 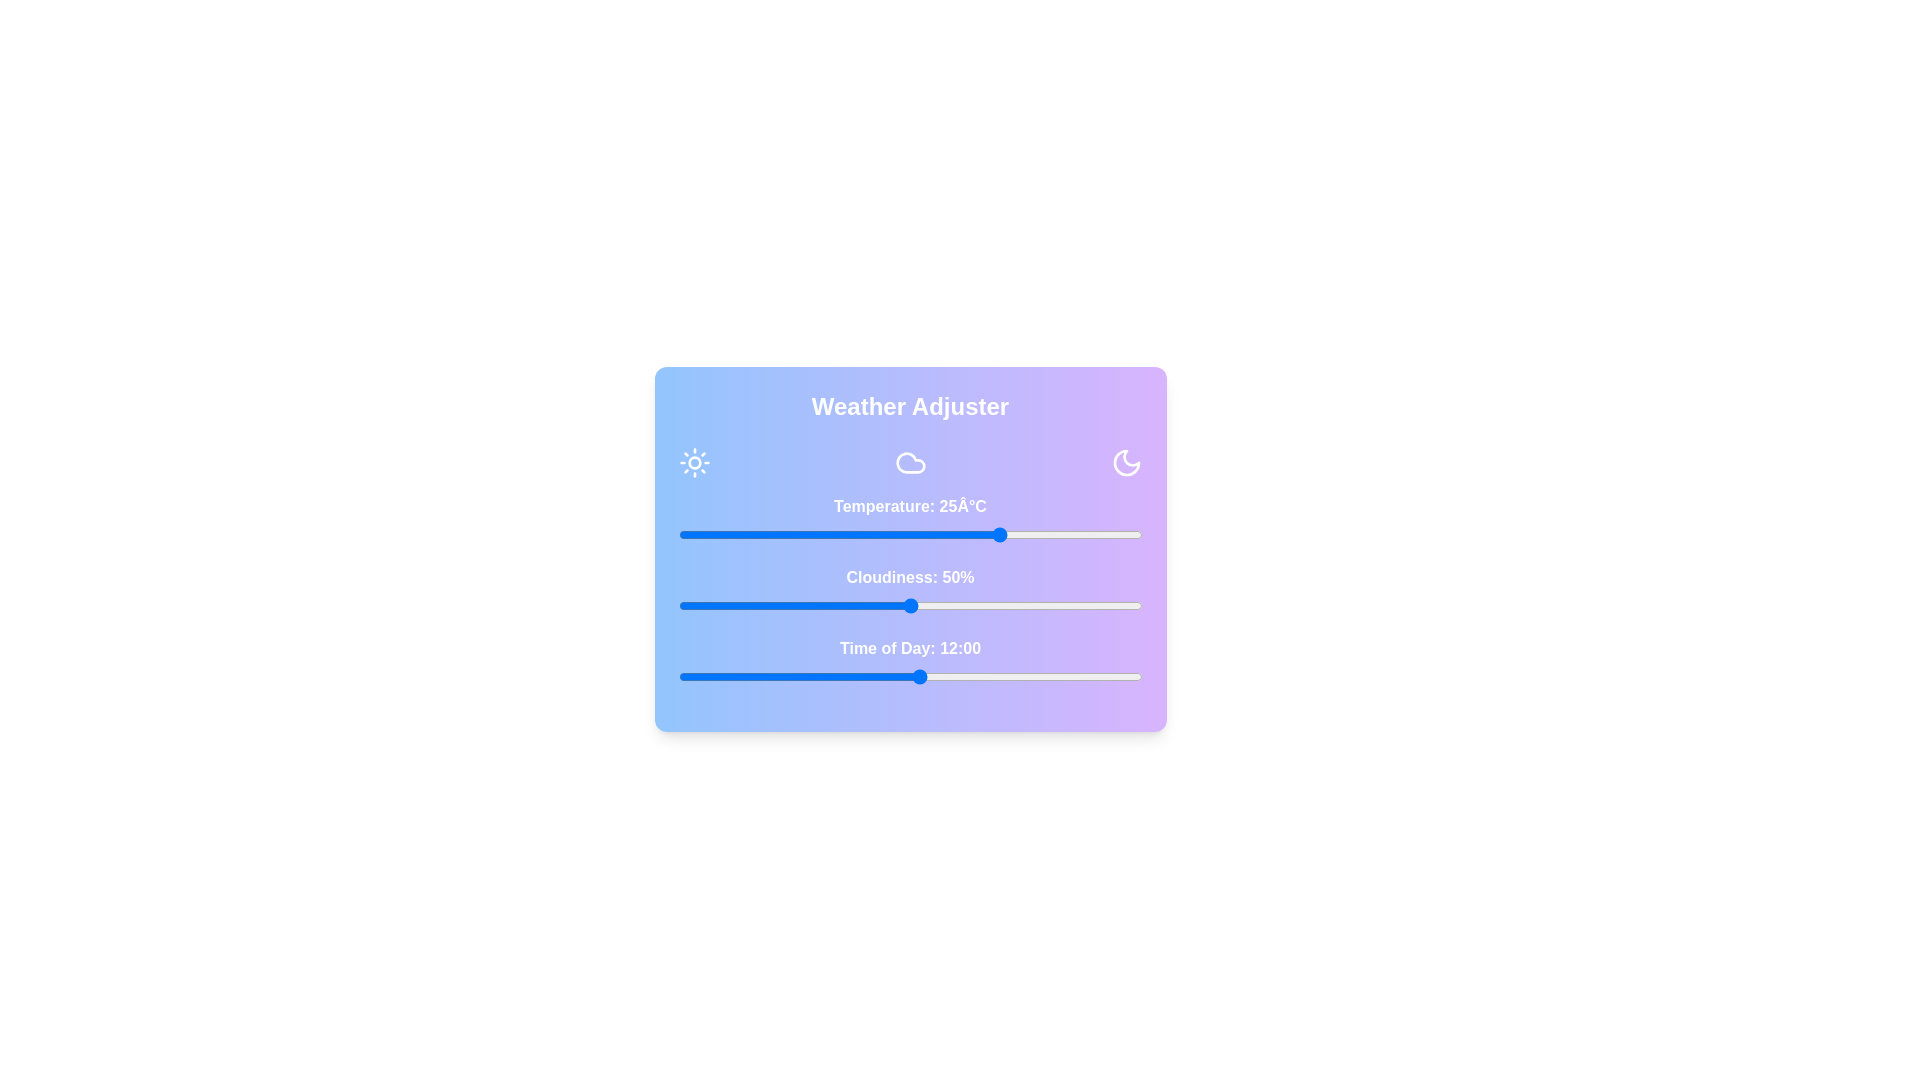 I want to click on the time of day, so click(x=1021, y=676).